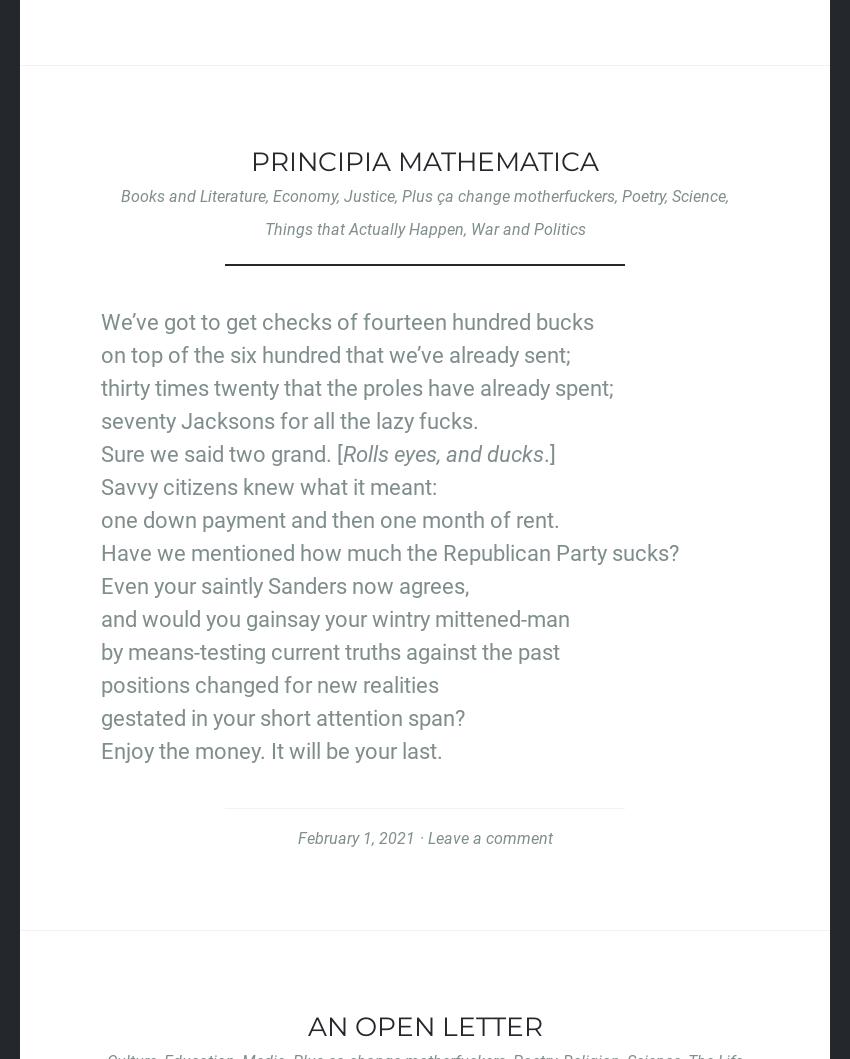  What do you see at coordinates (289, 420) in the screenshot?
I see `'seventy Jacksons for all the lazy fucks.'` at bounding box center [289, 420].